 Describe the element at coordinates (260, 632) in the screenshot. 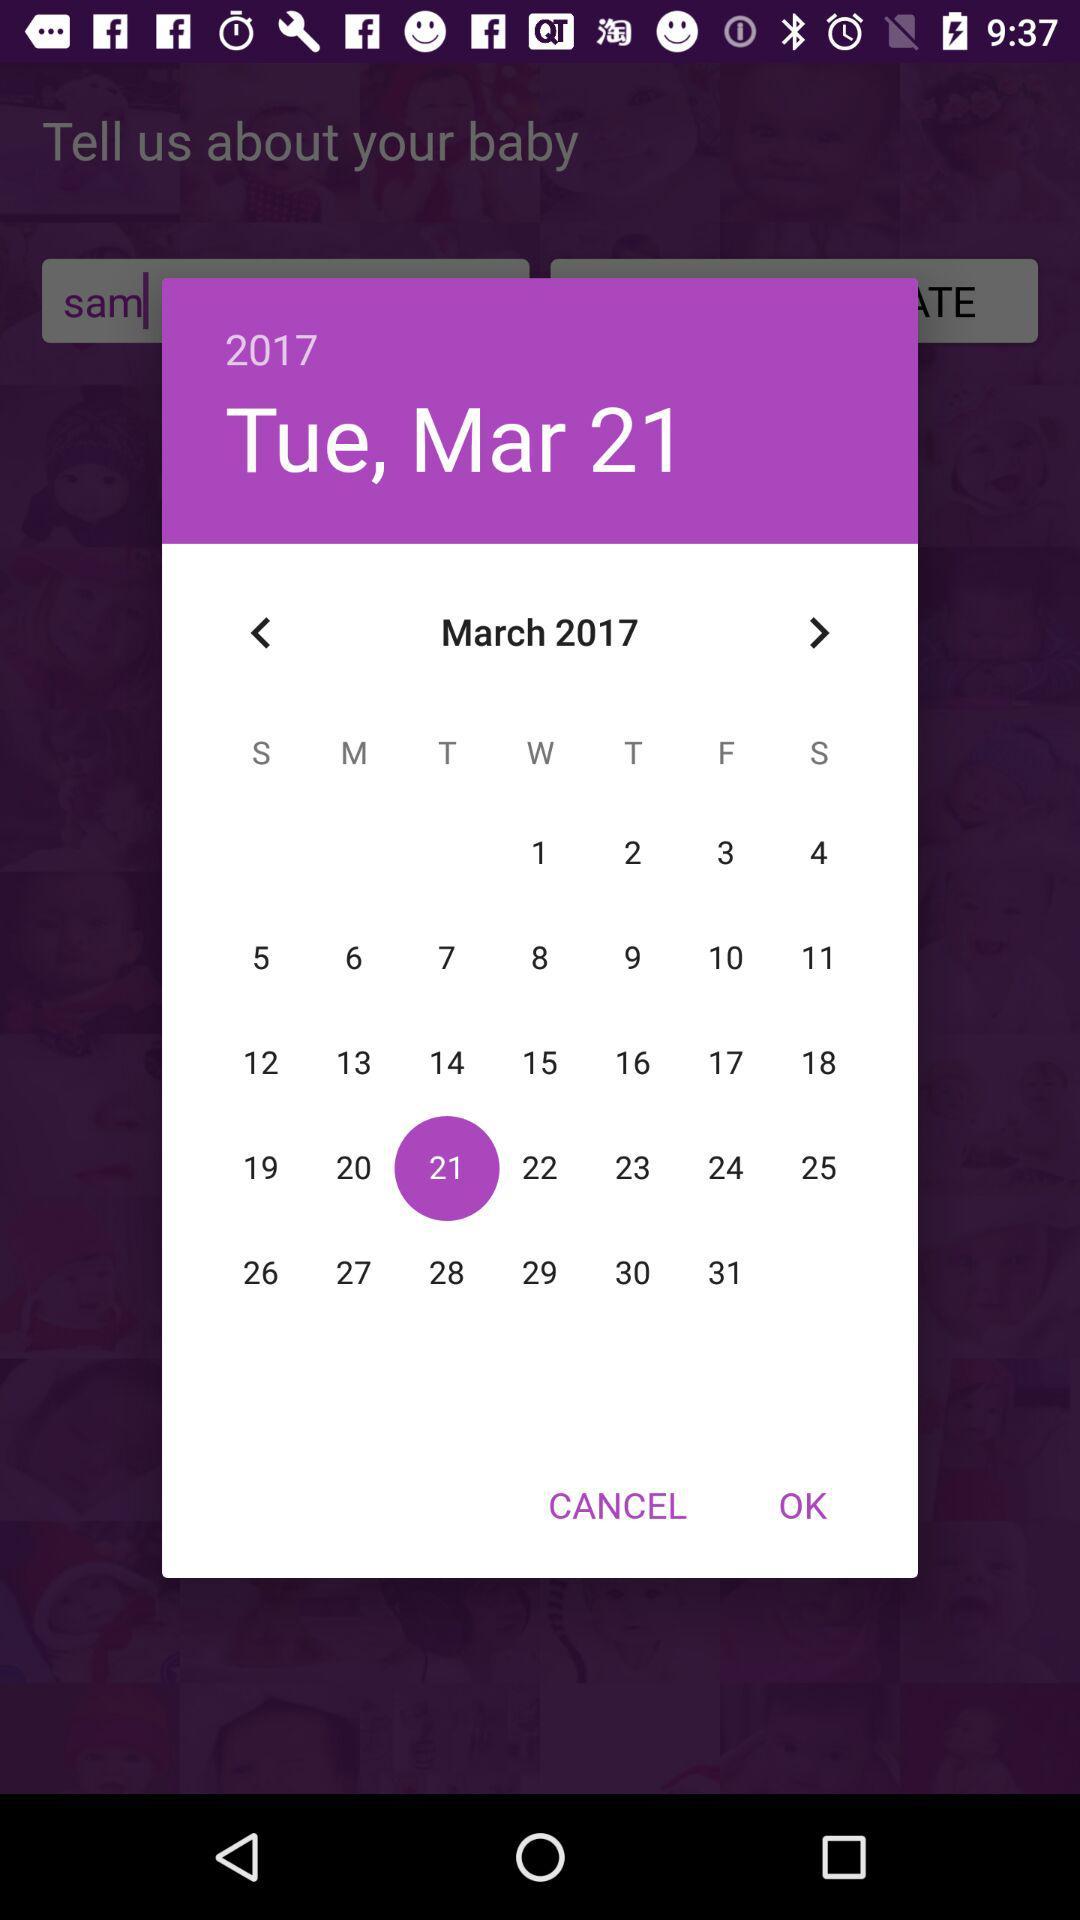

I see `the icon below tue, mar 21 icon` at that location.